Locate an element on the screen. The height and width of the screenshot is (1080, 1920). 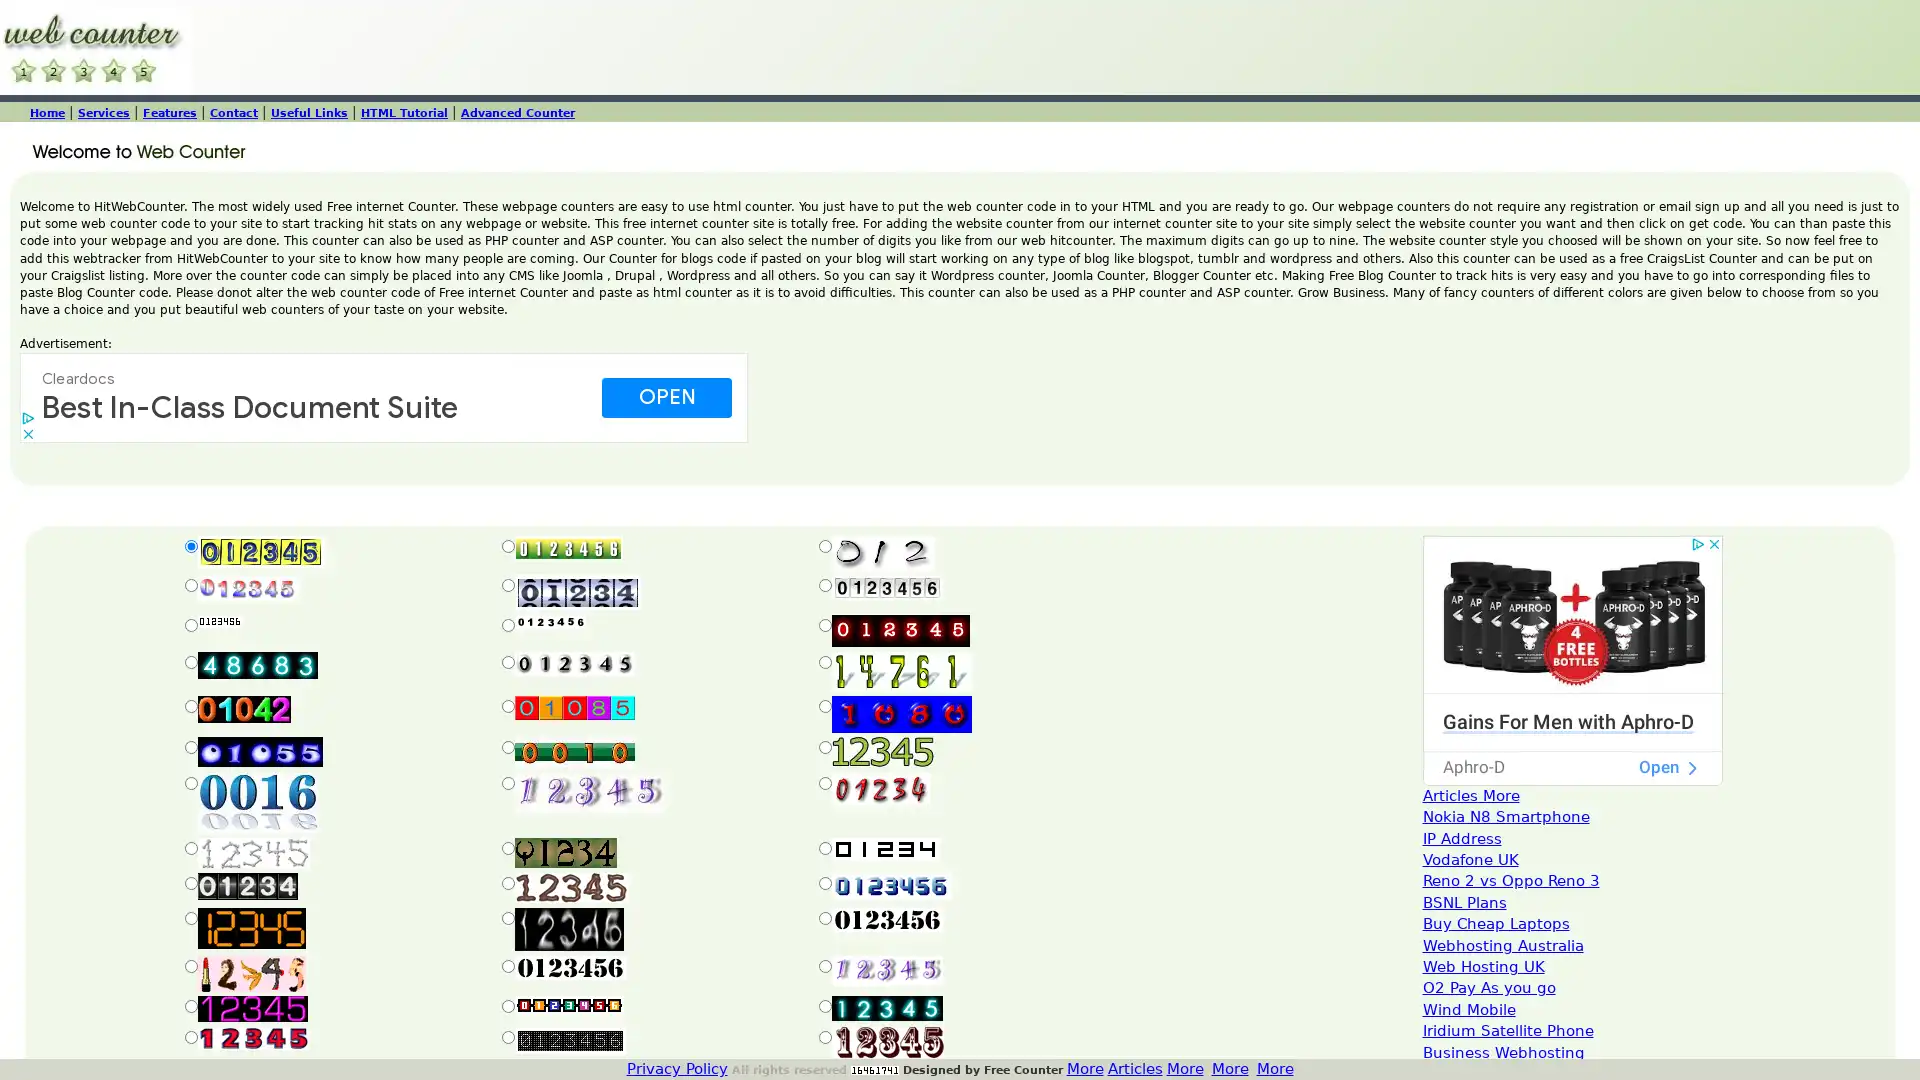
Submit is located at coordinates (250, 928).